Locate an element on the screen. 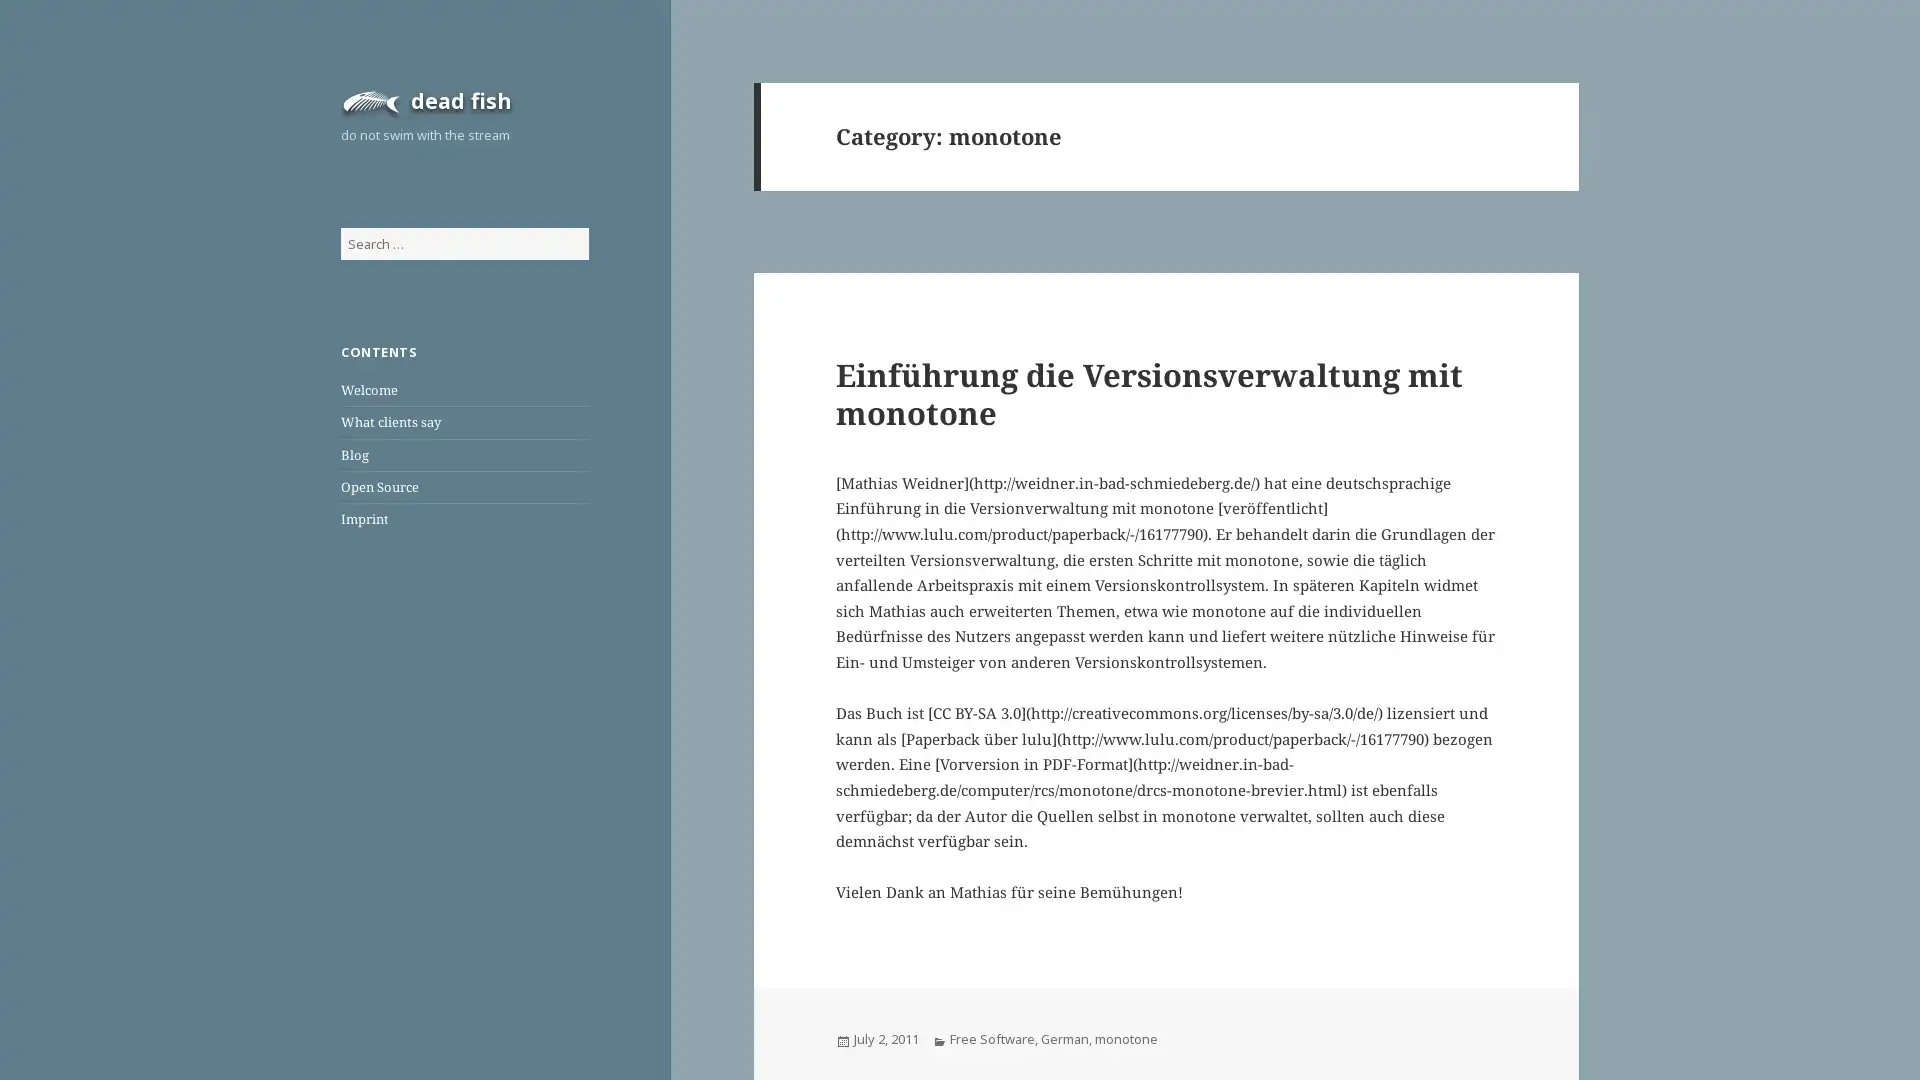  Search is located at coordinates (587, 226).